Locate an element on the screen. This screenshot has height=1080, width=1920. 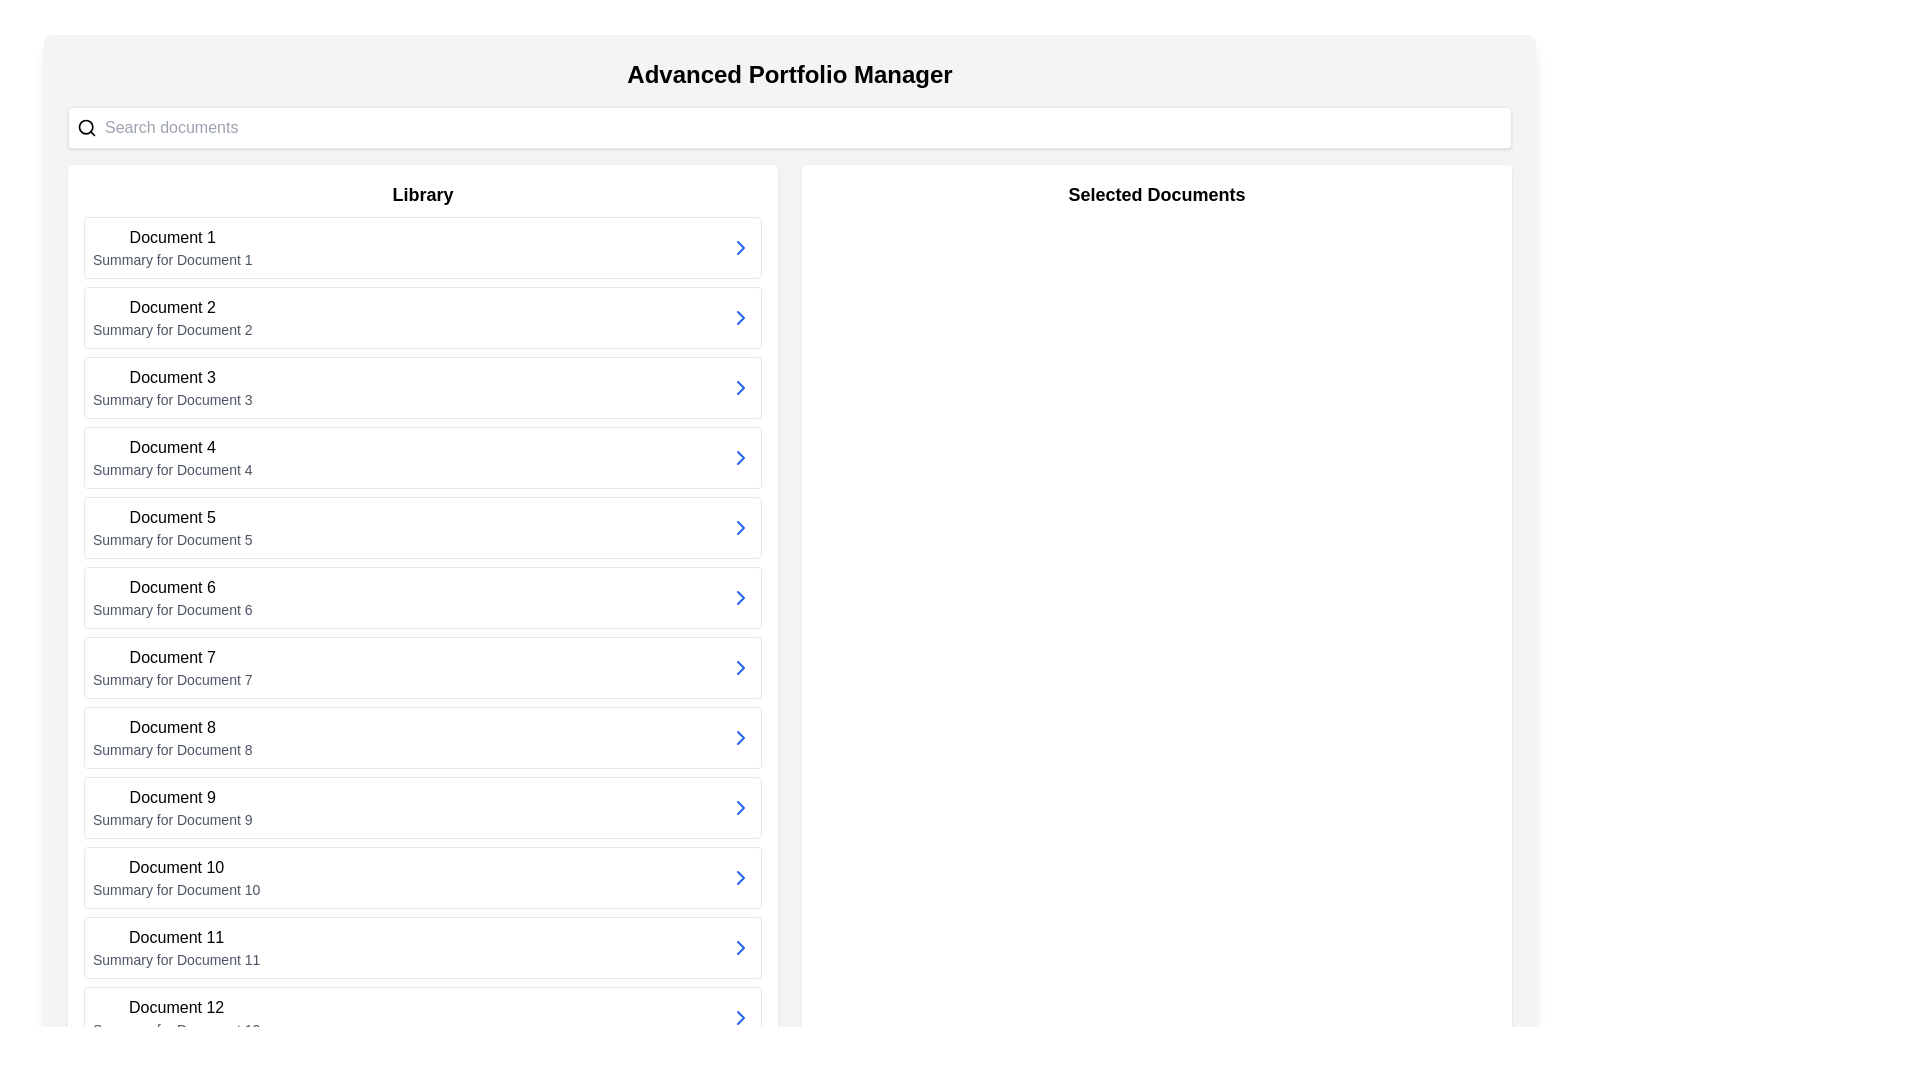
the text label reading 'Document 6' is located at coordinates (172, 596).